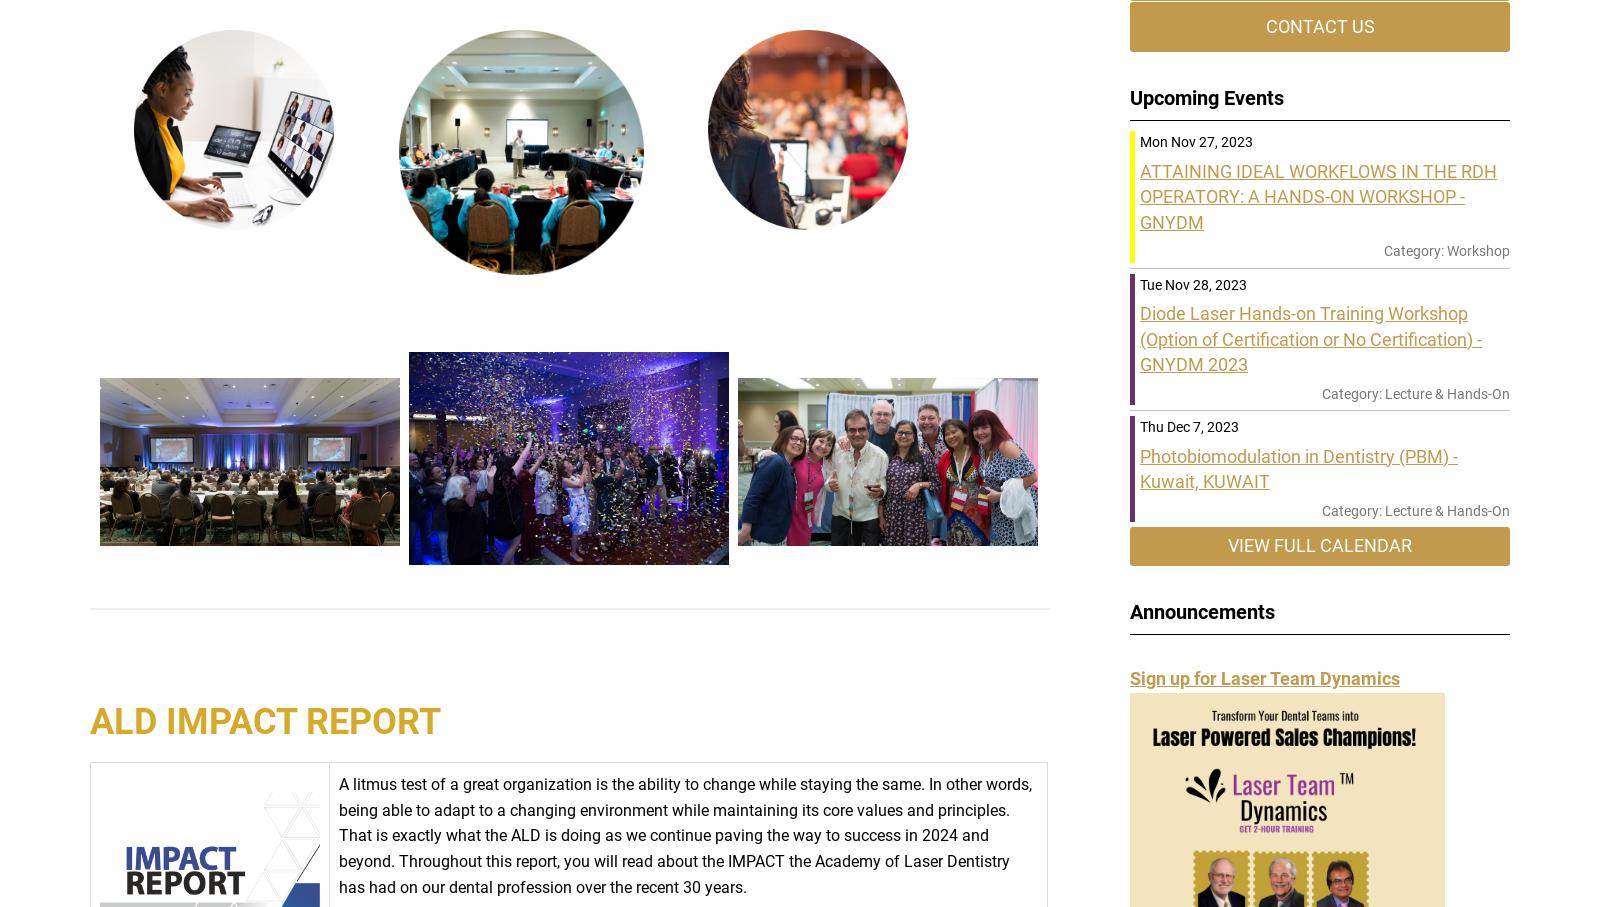 This screenshot has width=1600, height=907. Describe the element at coordinates (1193, 282) in the screenshot. I see `'Tue Nov 28, 2023'` at that location.